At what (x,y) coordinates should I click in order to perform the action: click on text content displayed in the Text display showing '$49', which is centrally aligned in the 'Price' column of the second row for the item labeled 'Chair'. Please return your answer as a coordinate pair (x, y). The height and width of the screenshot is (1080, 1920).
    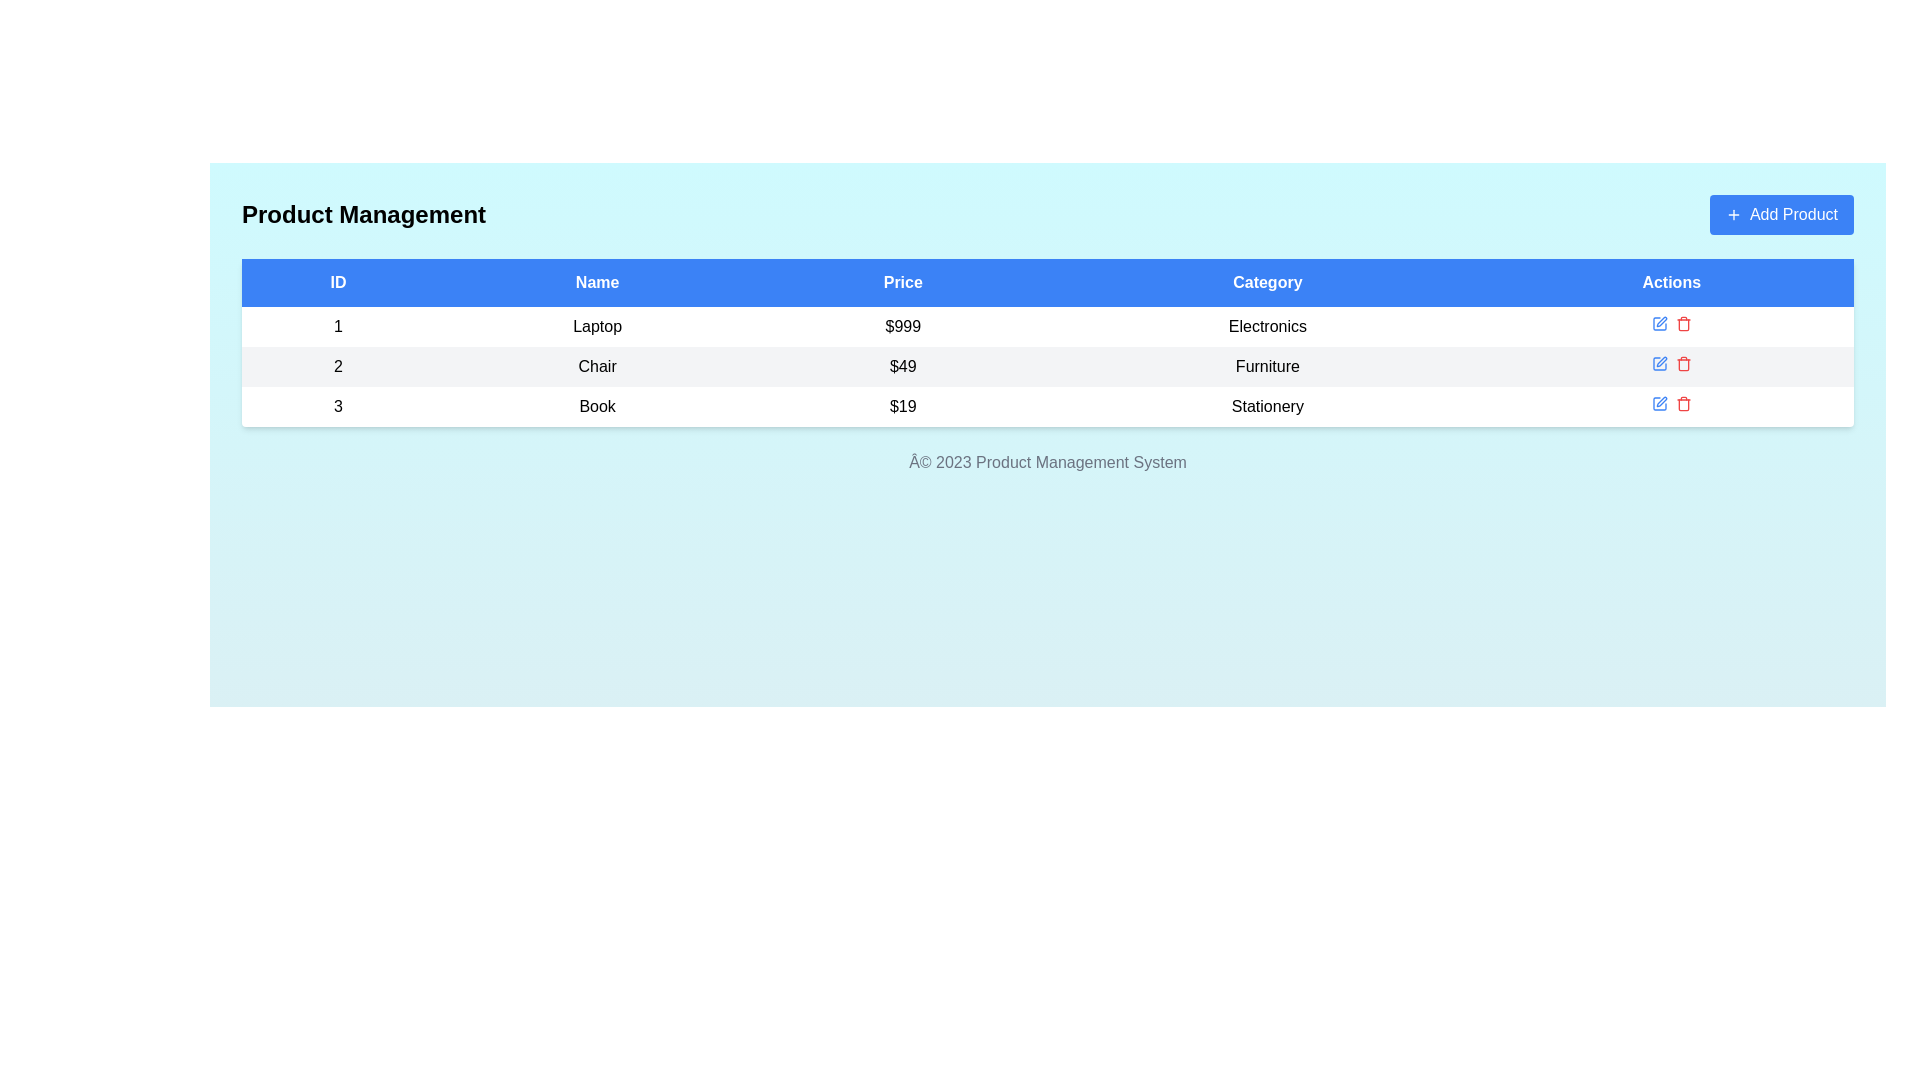
    Looking at the image, I should click on (902, 366).